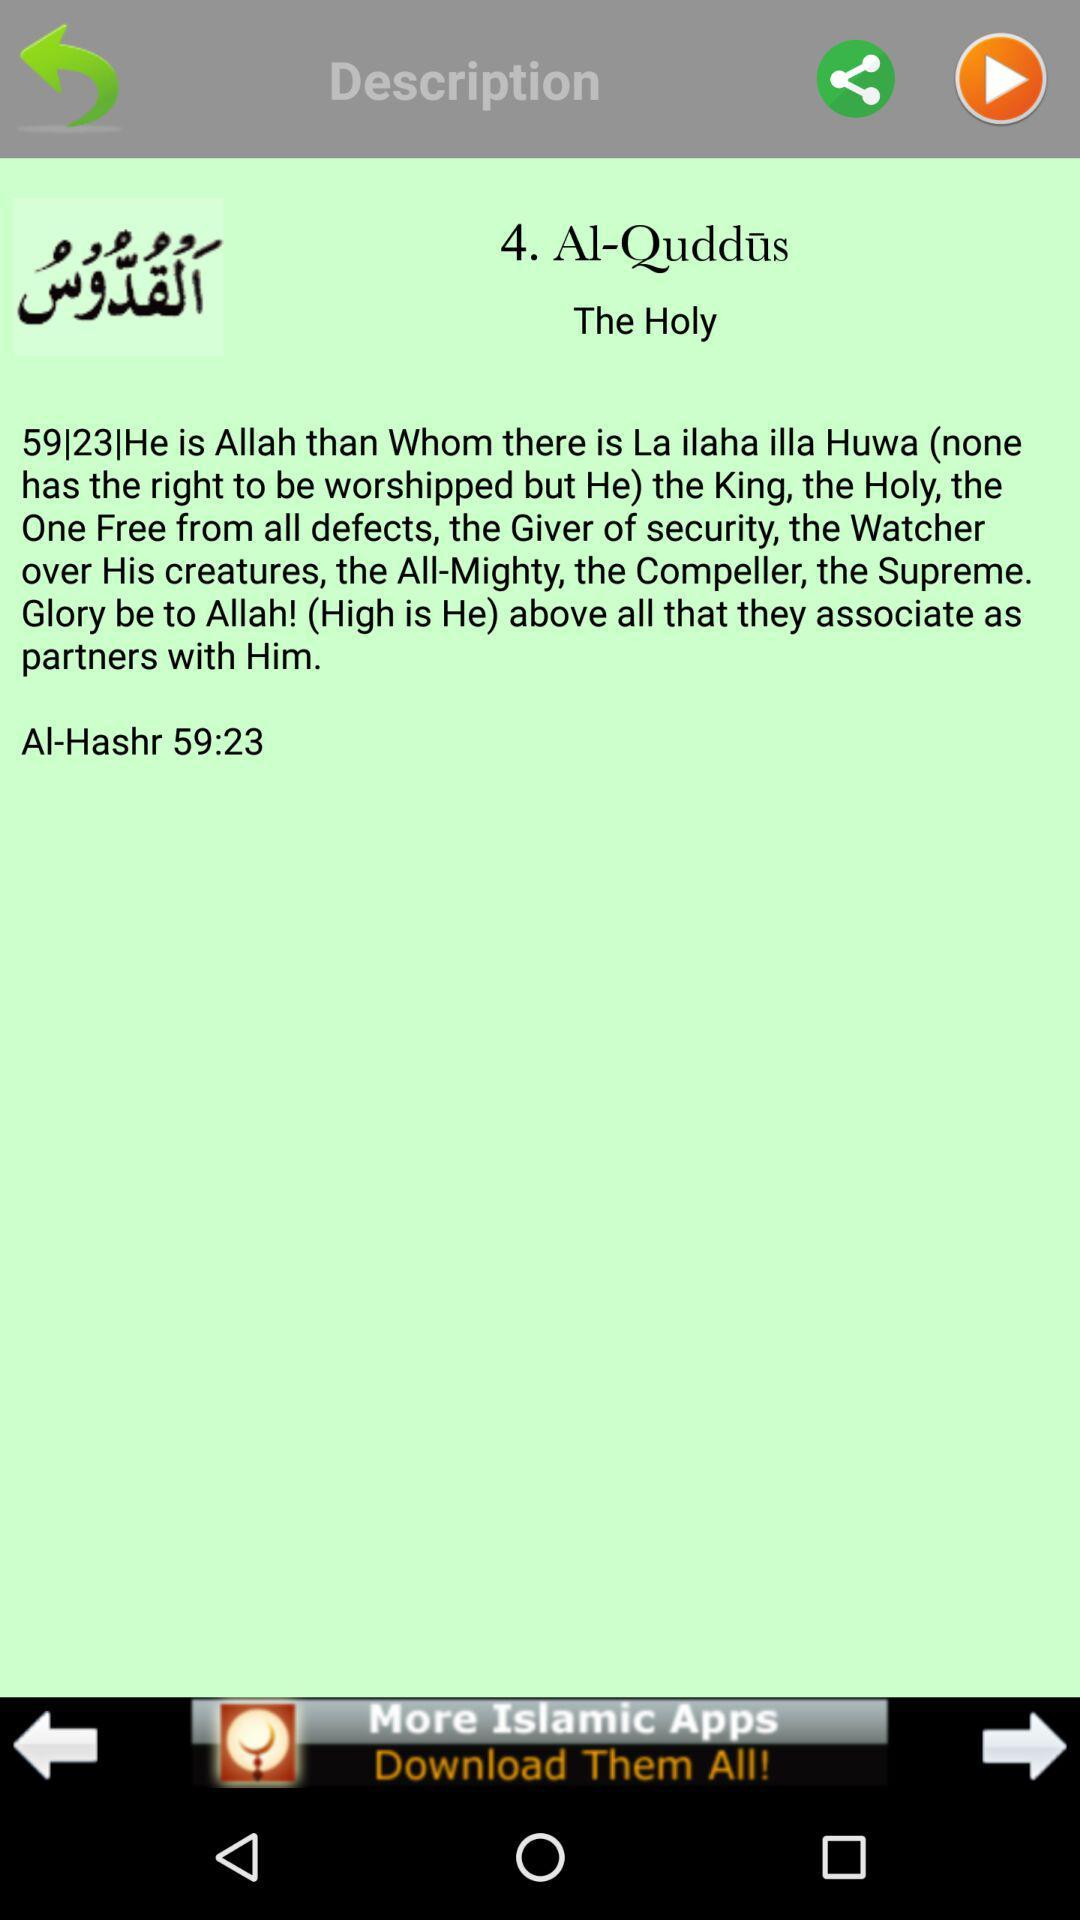  I want to click on item at the bottom right corner, so click(1024, 1744).